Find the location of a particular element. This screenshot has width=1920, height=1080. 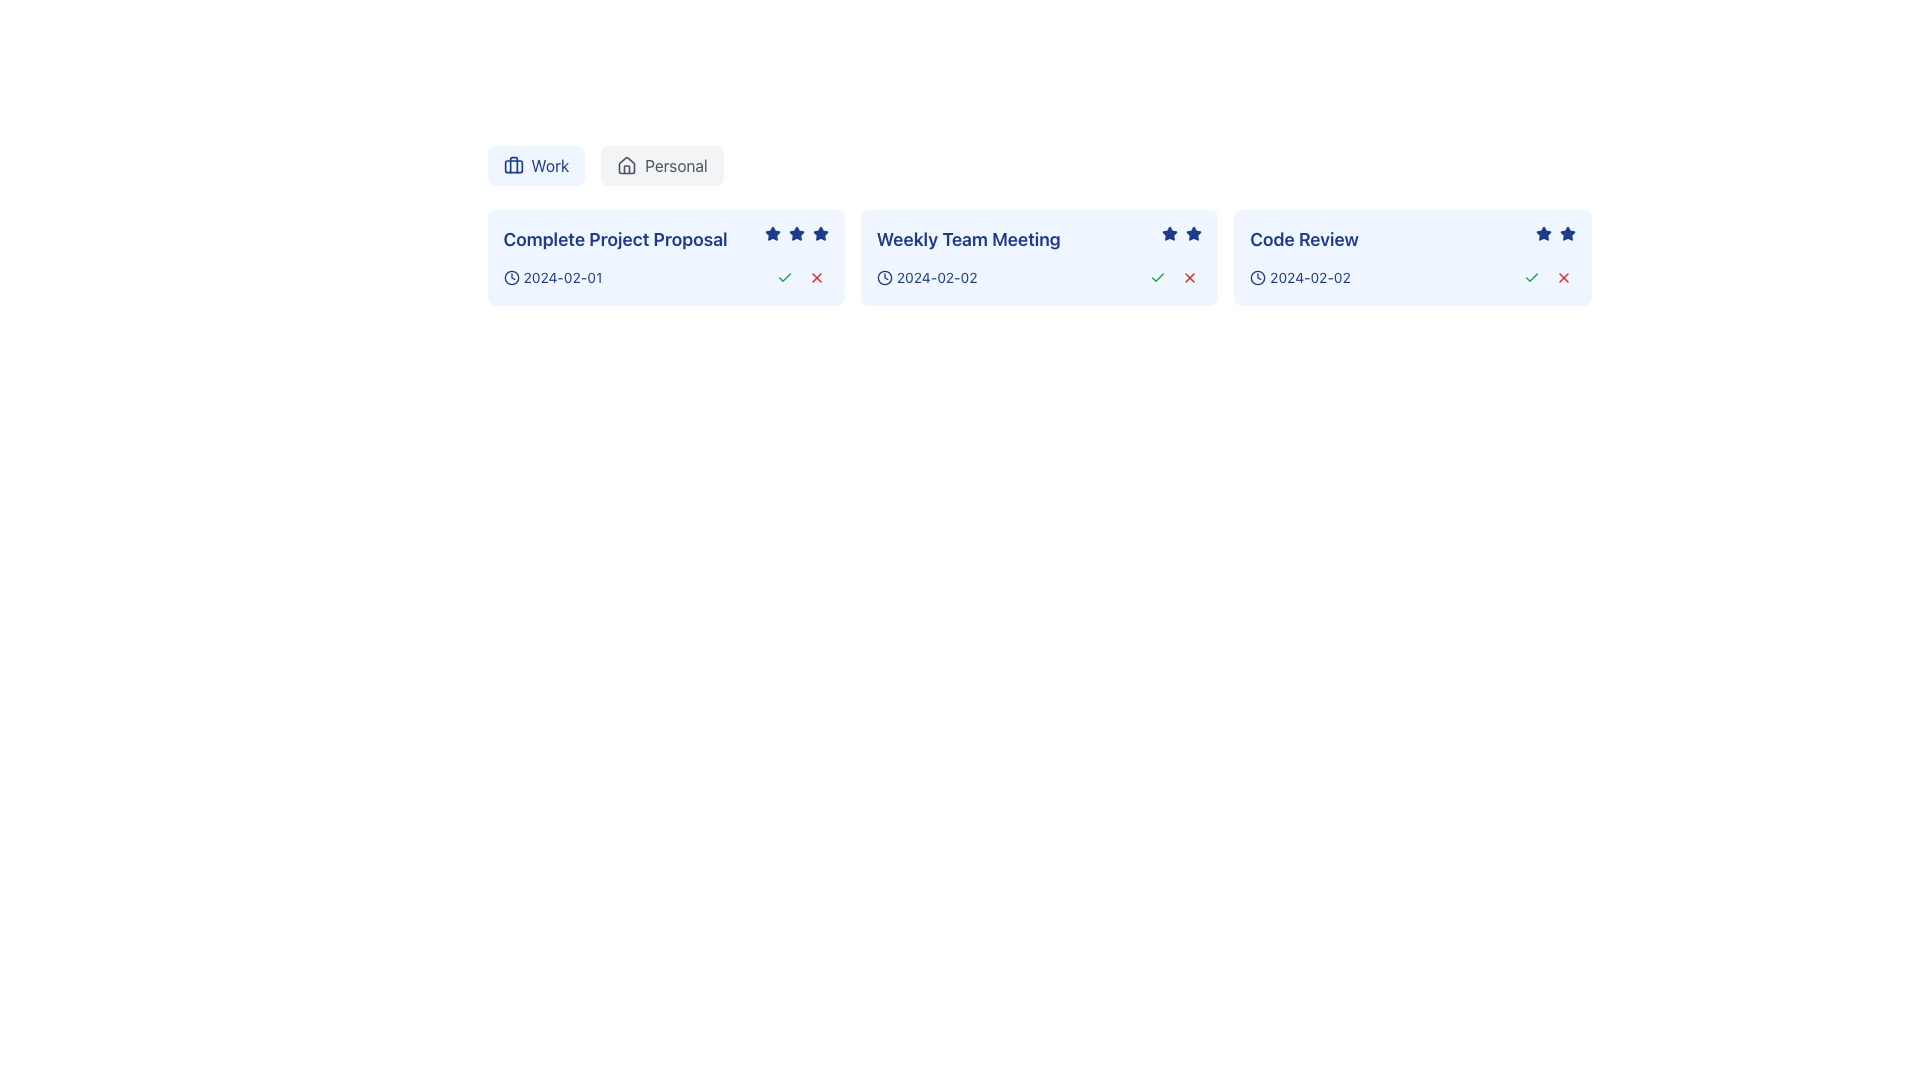

the star-shaped graphical icon located on the right side of the 'Weekly Team Meeting' text, which serves as a visual indicator for the rating system is located at coordinates (1182, 233).